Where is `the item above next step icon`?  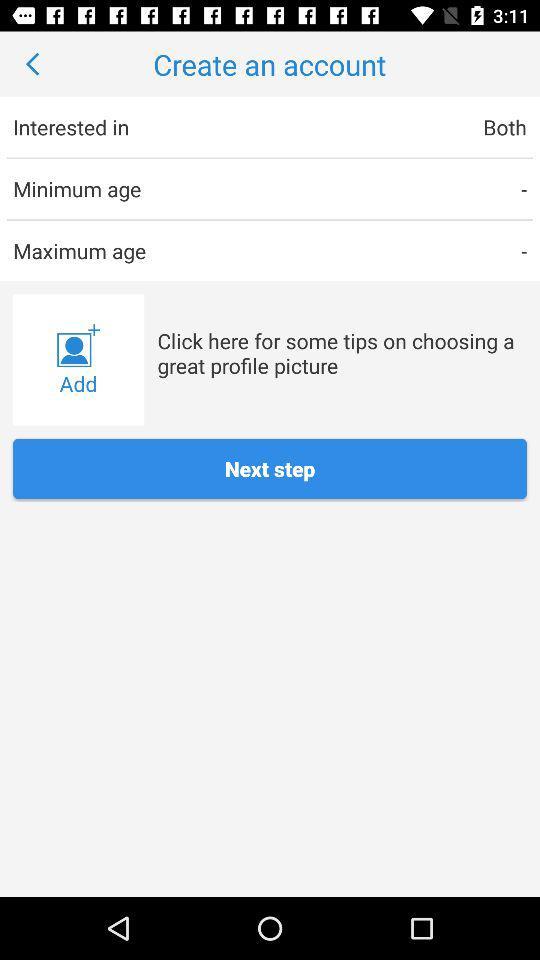
the item above next step icon is located at coordinates (341, 353).